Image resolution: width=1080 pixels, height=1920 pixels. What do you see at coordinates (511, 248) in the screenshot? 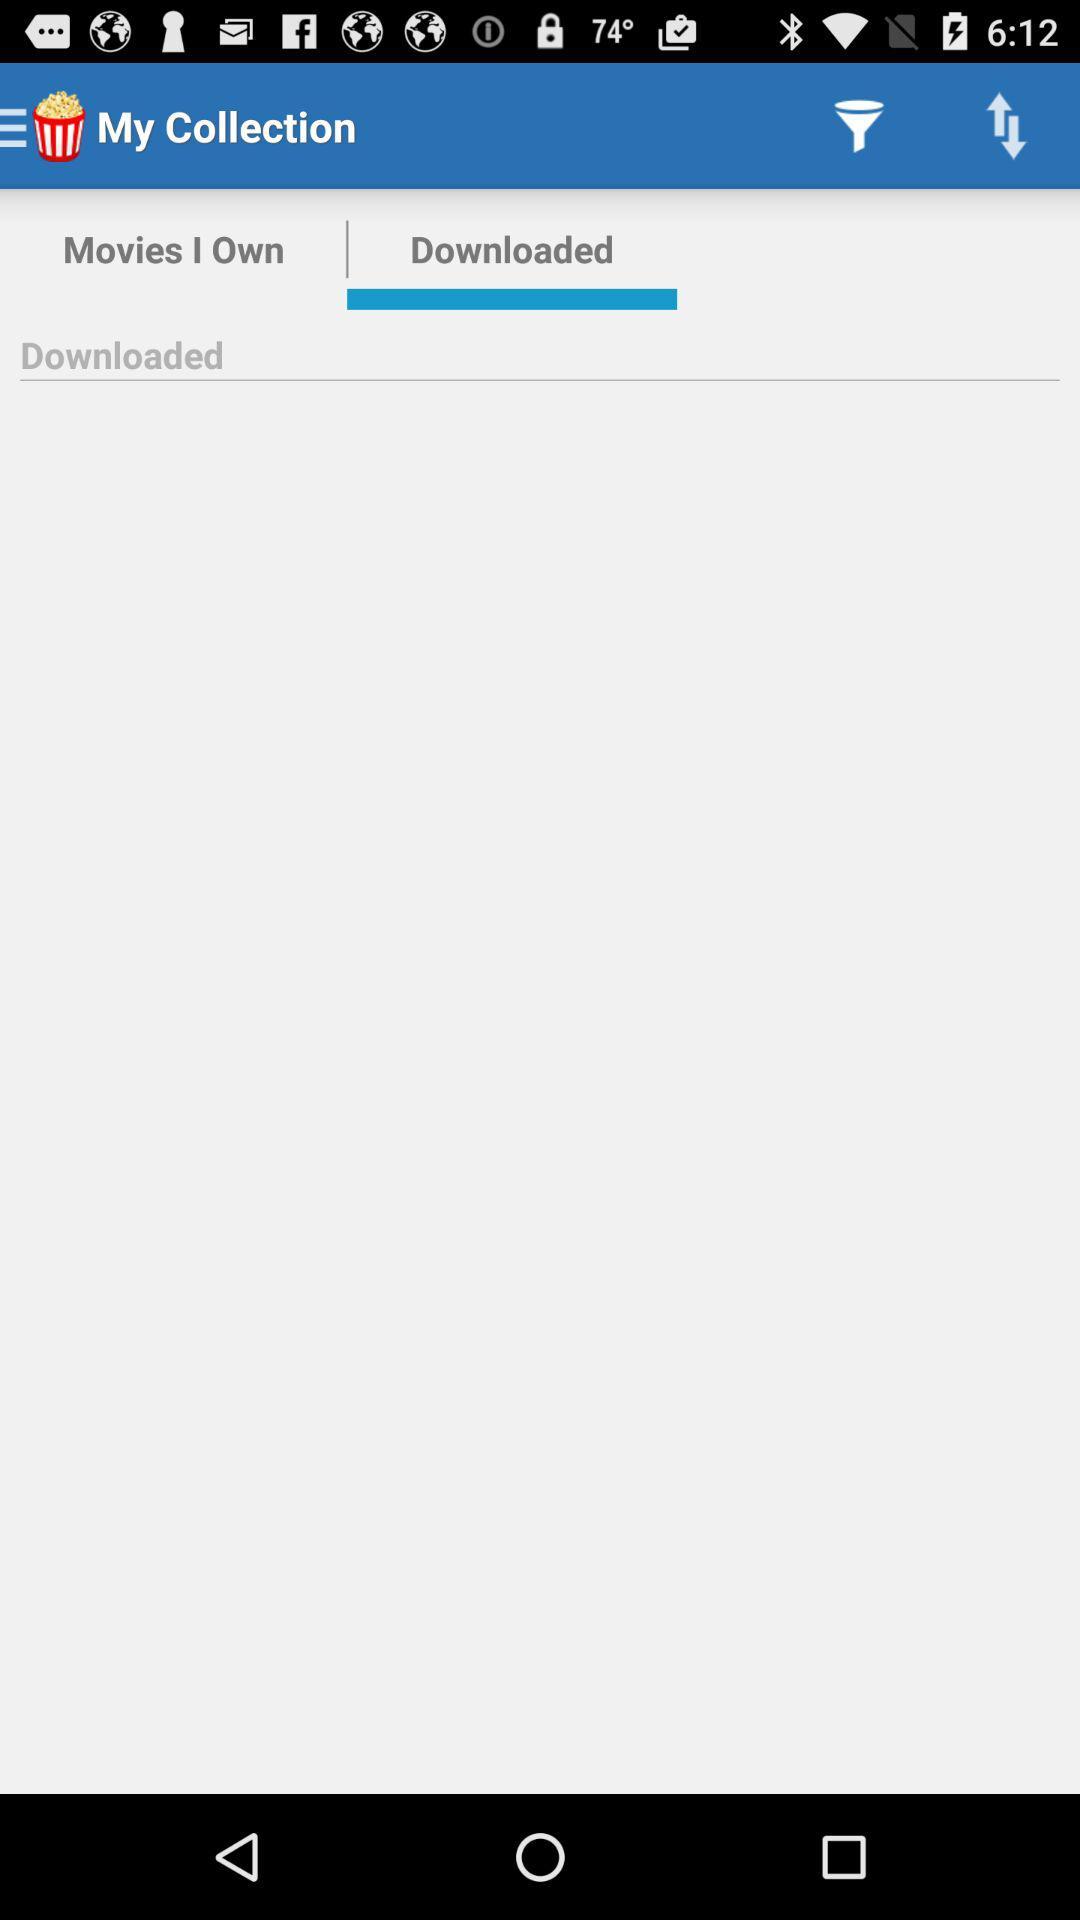
I see `icon below the my collection app` at bounding box center [511, 248].